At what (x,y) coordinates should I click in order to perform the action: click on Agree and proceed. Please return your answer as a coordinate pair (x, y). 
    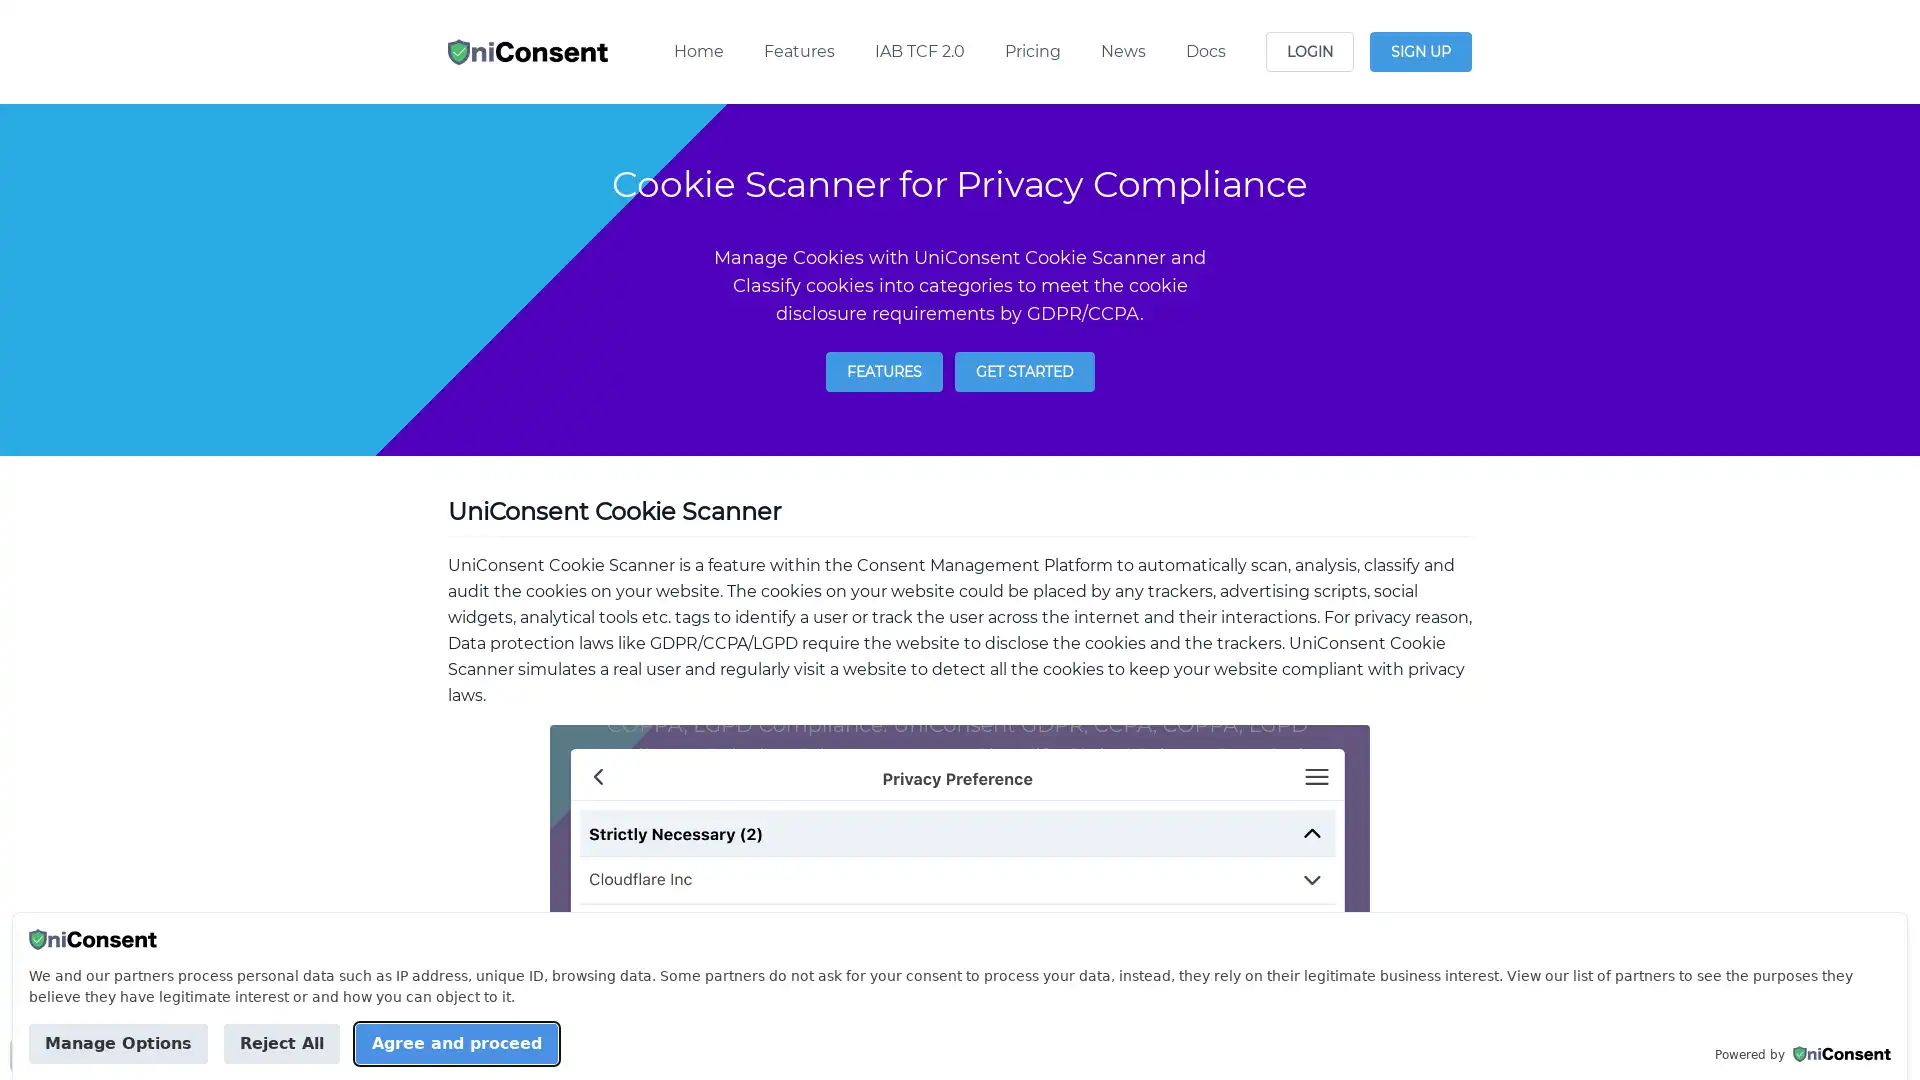
    Looking at the image, I should click on (455, 1043).